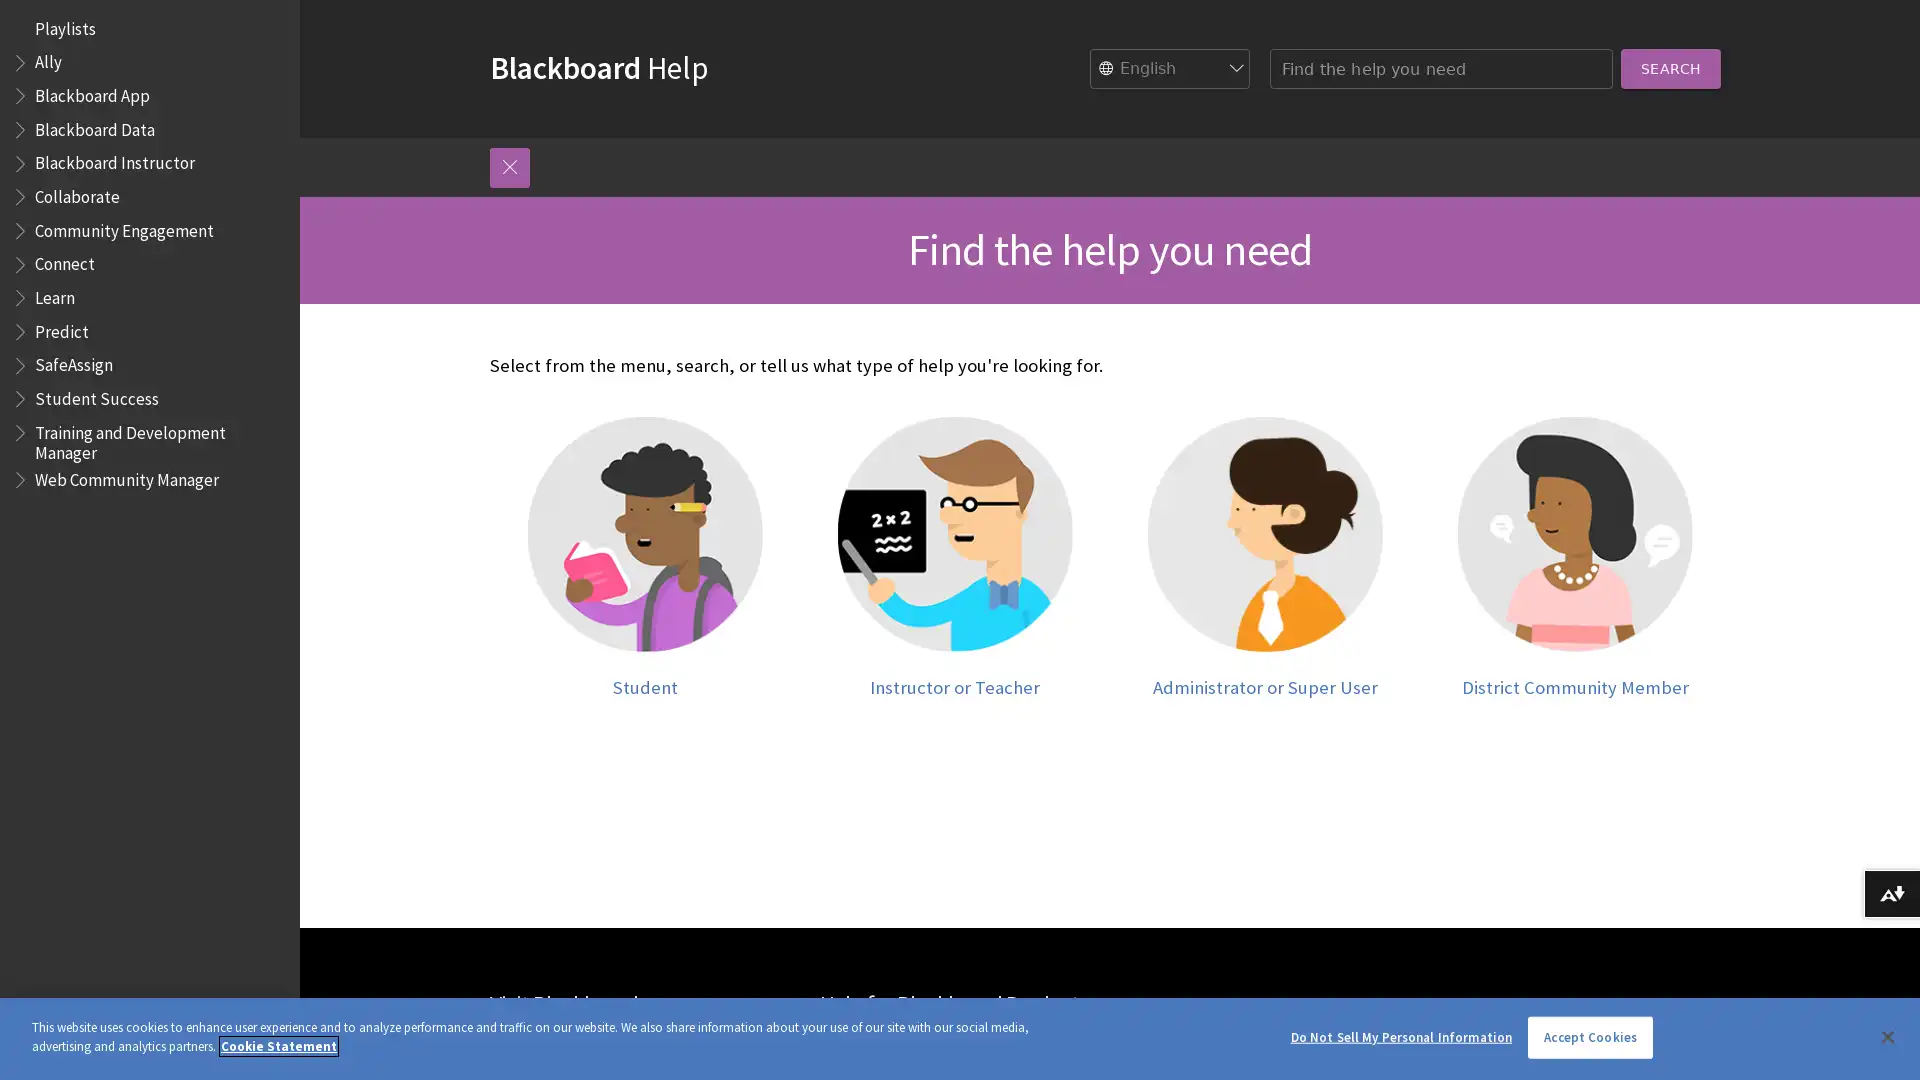 The width and height of the screenshot is (1920, 1080). Describe the element at coordinates (1886, 1035) in the screenshot. I see `Close` at that location.